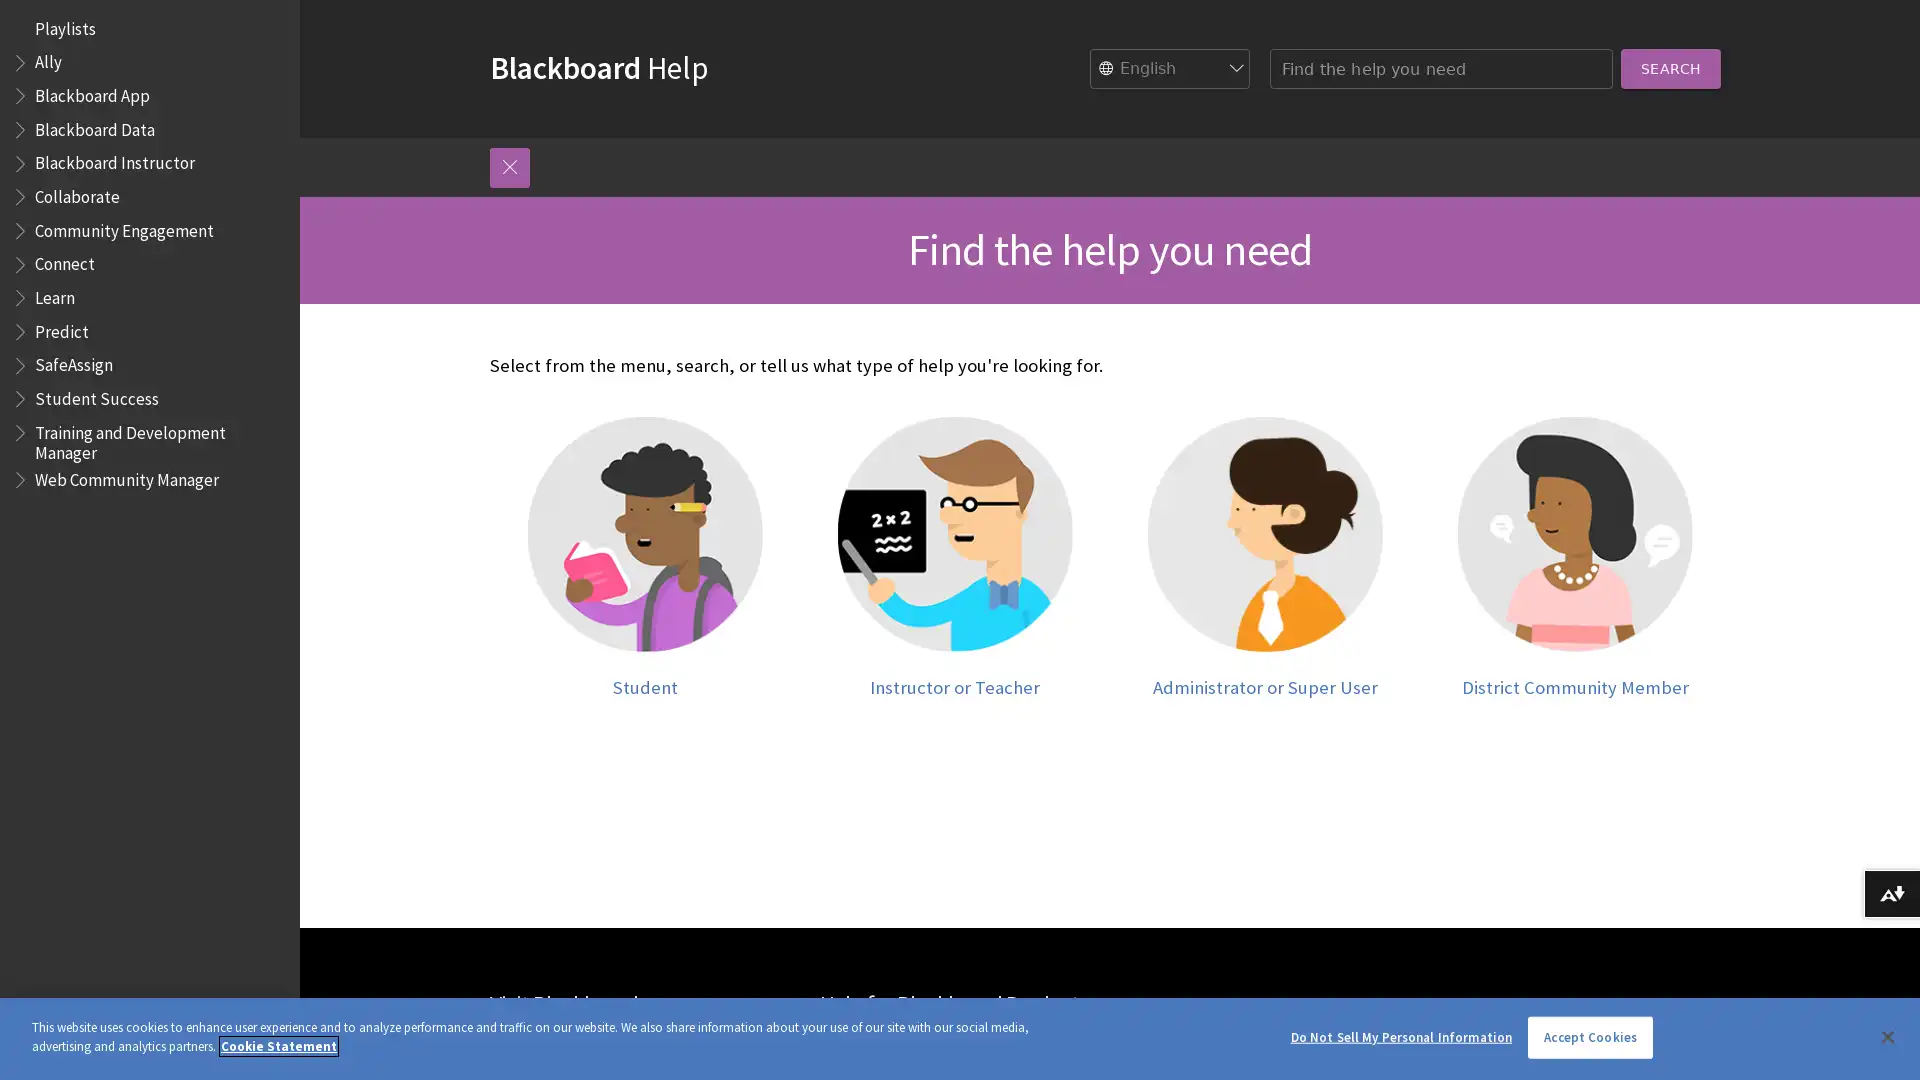 The width and height of the screenshot is (1920, 1080). Describe the element at coordinates (1886, 1035) in the screenshot. I see `Close` at that location.